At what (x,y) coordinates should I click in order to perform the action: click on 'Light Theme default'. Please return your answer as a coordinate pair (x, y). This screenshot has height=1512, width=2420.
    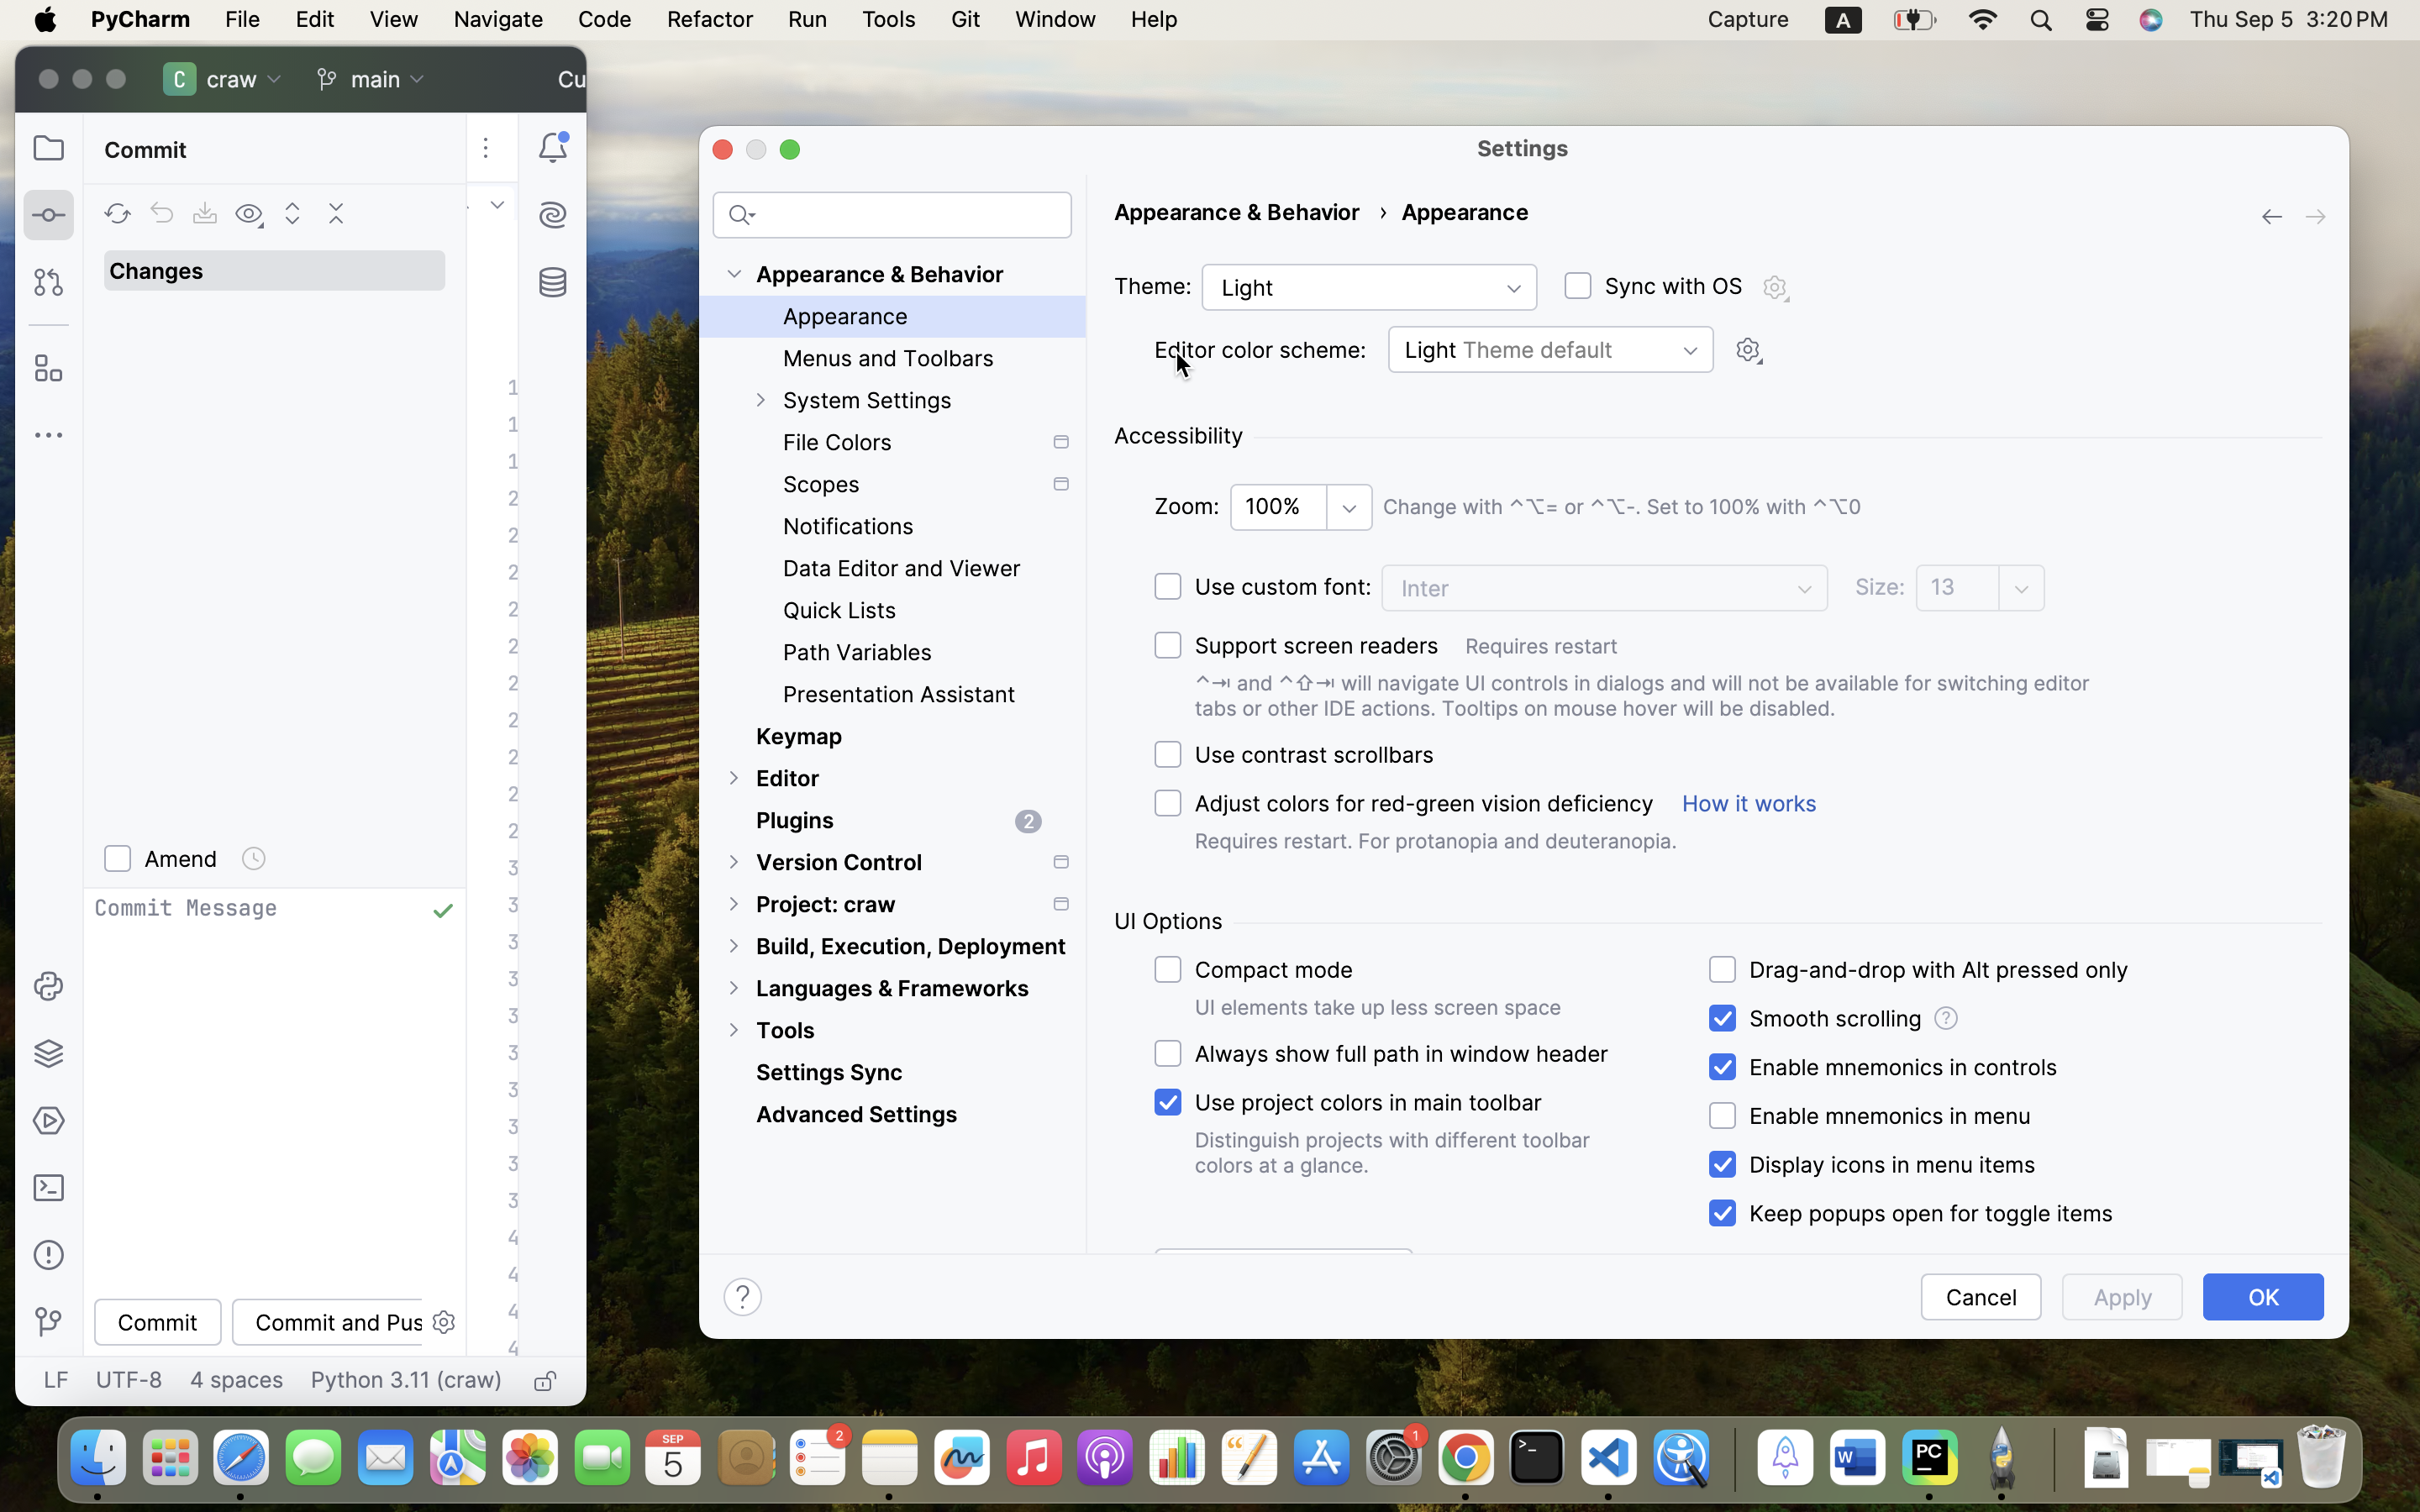
    Looking at the image, I should click on (1550, 348).